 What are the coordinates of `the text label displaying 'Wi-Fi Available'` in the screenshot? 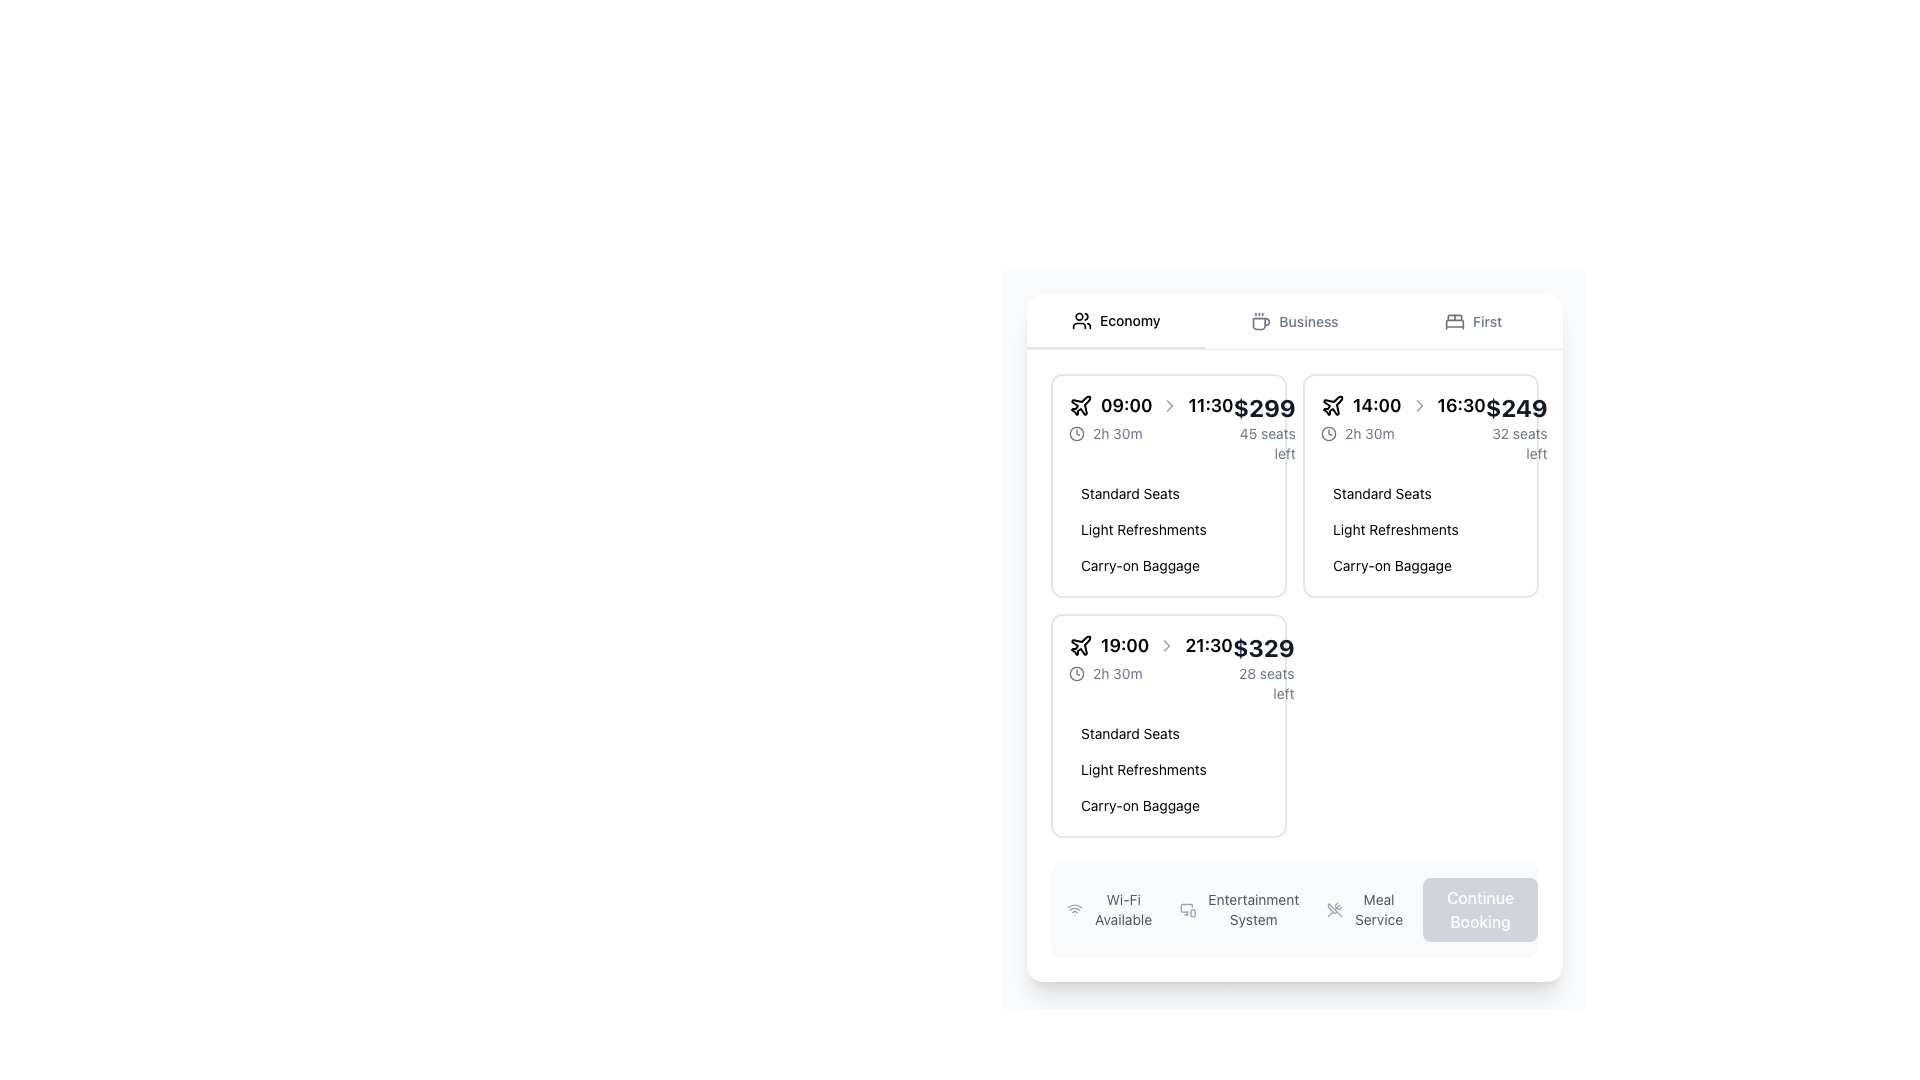 It's located at (1123, 910).